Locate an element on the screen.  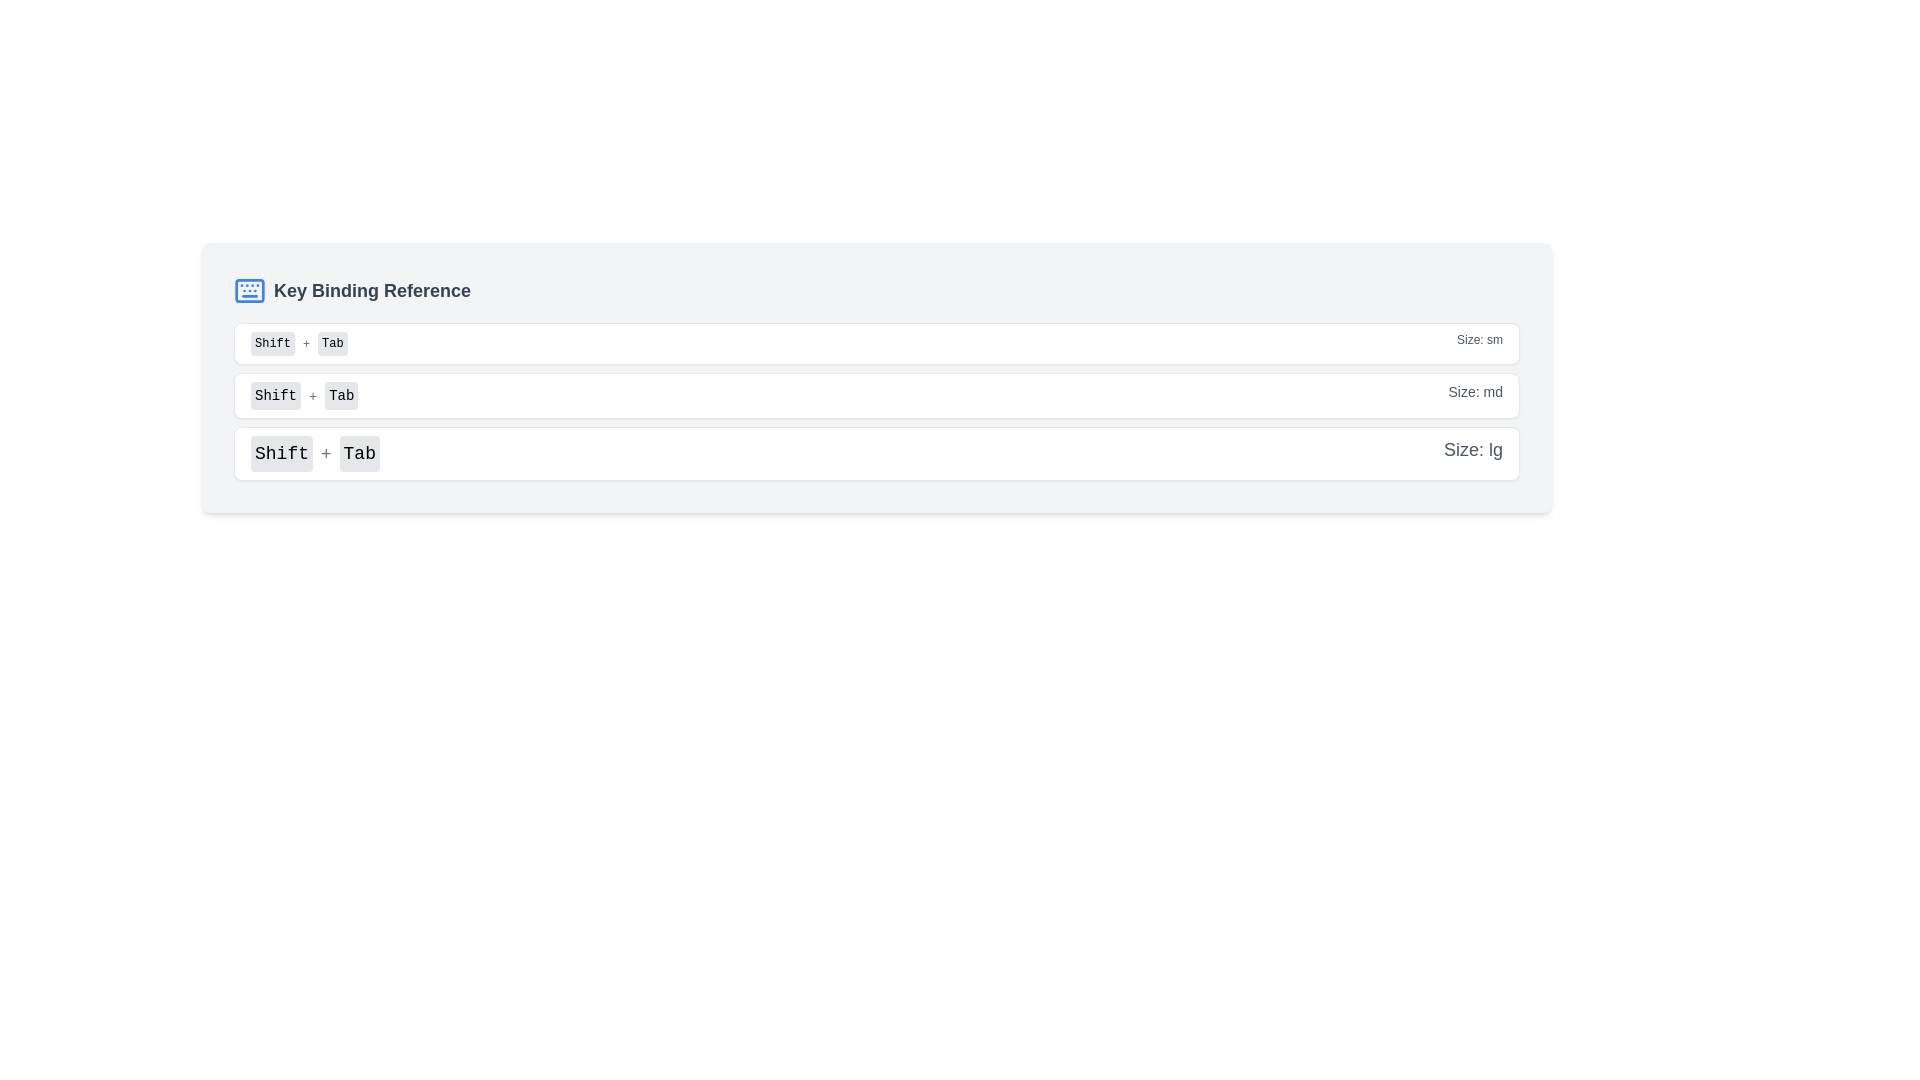
the Key combination indicator element that displays 'Shift + Tab' with gray-button-style labels and a light gray background is located at coordinates (303, 396).